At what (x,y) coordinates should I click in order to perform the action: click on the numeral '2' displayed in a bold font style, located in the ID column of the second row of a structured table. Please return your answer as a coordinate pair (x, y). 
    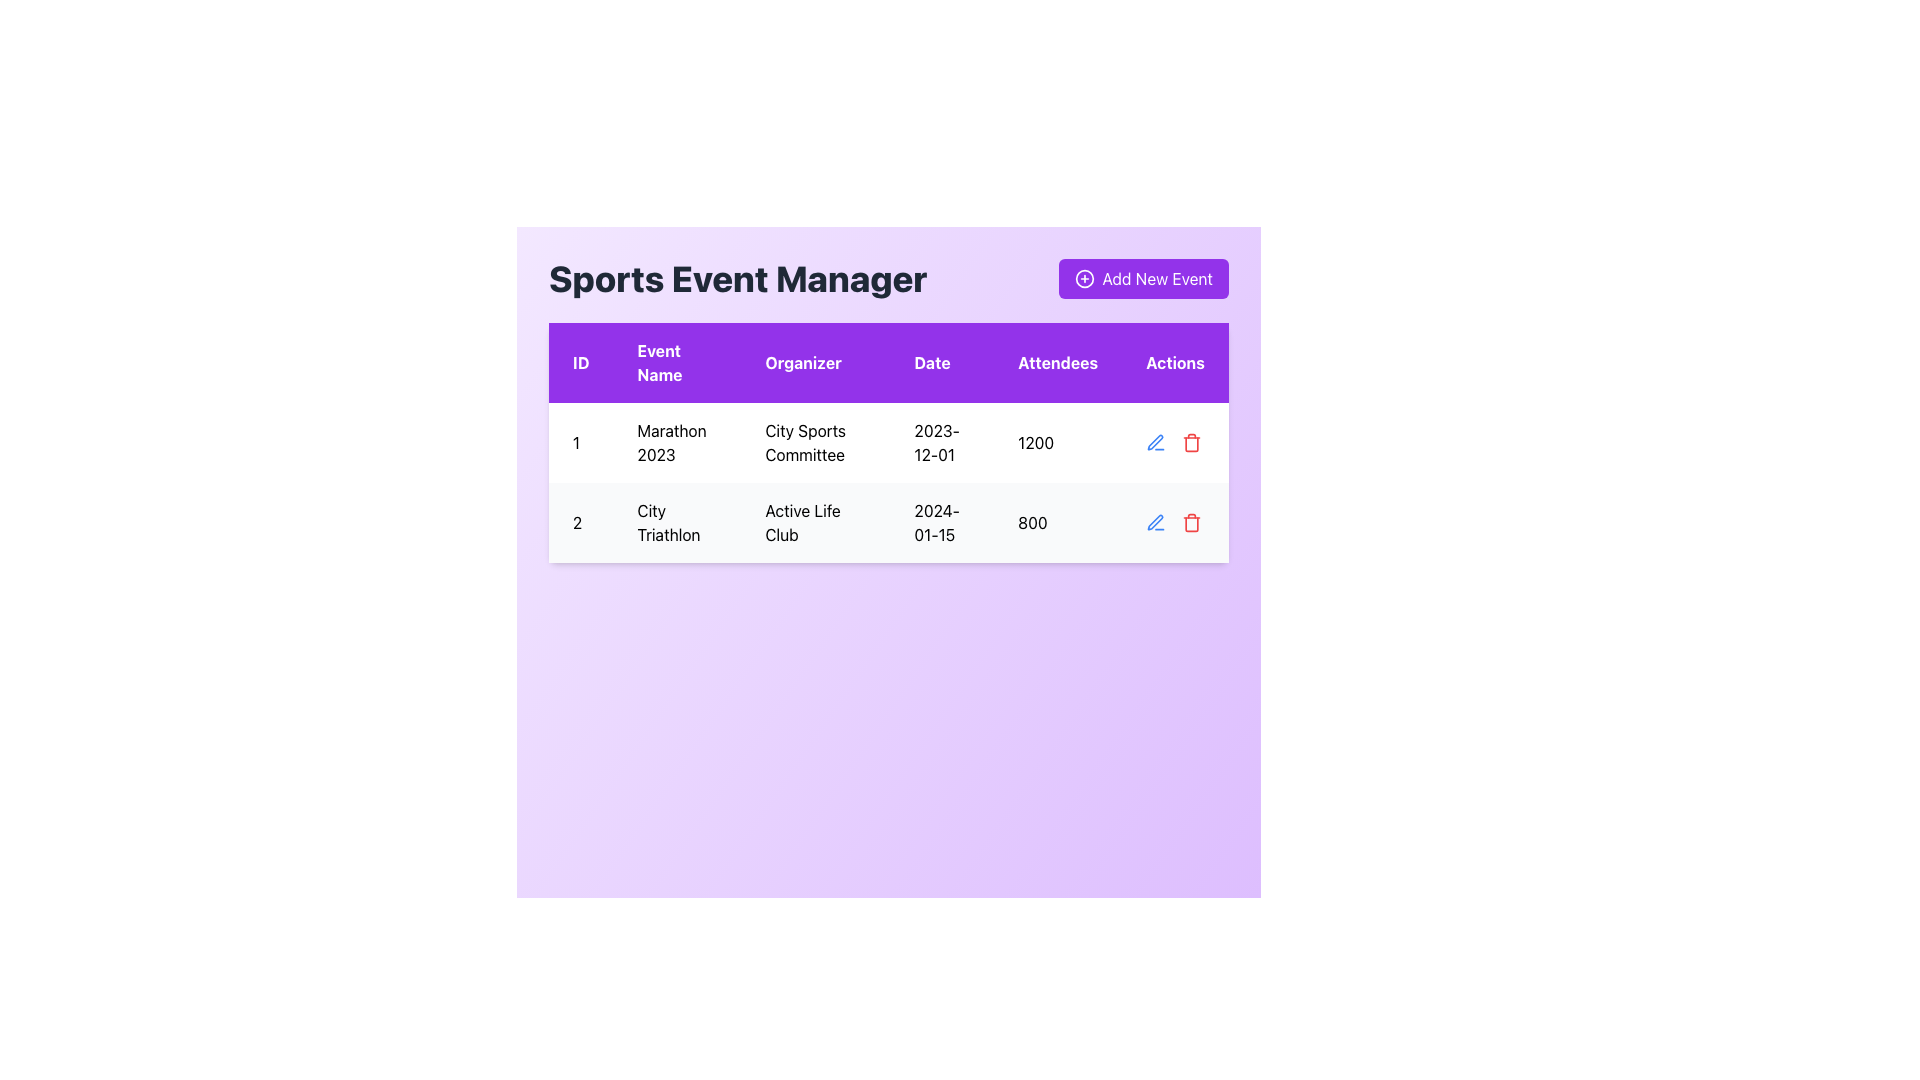
    Looking at the image, I should click on (580, 522).